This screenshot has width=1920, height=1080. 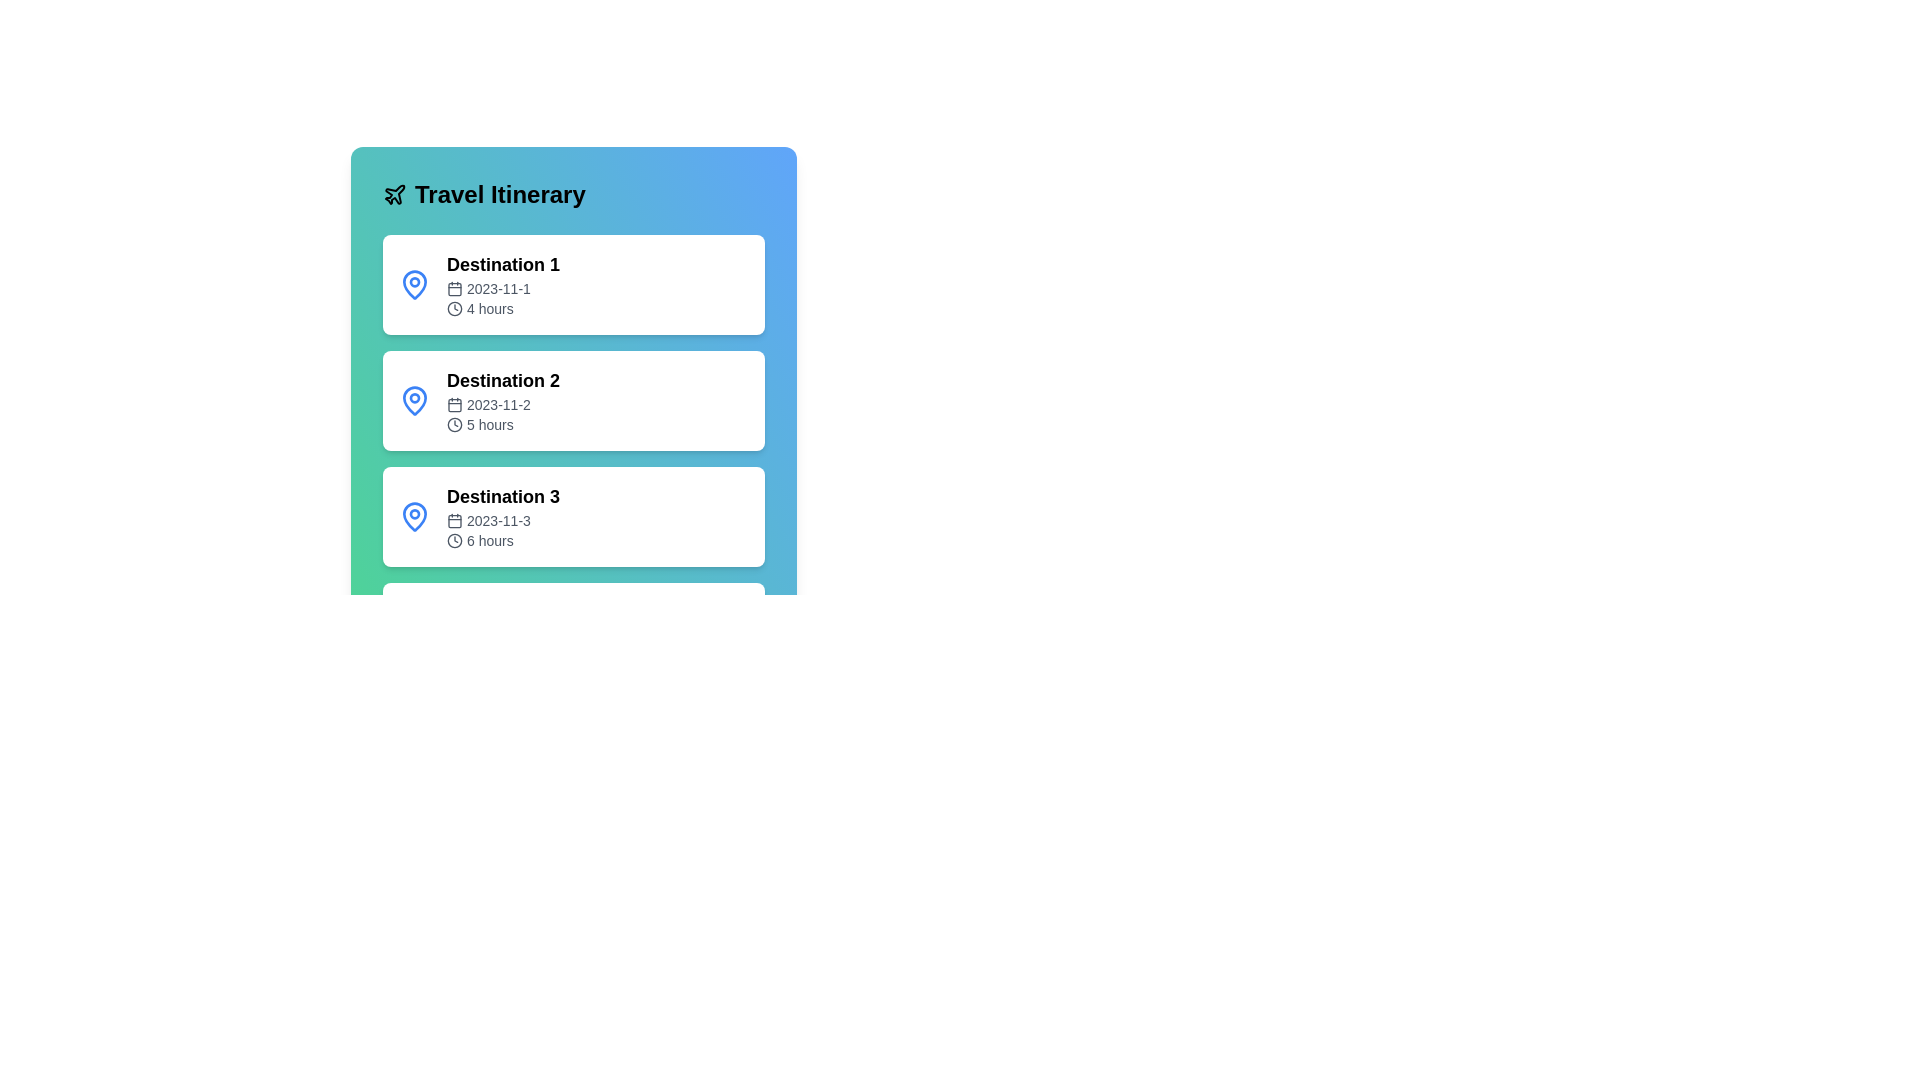 What do you see at coordinates (413, 284) in the screenshot?
I see `the blue outline of the location pin icon that is part of the topmost list item adjacent to the text 'Destination 1'` at bounding box center [413, 284].